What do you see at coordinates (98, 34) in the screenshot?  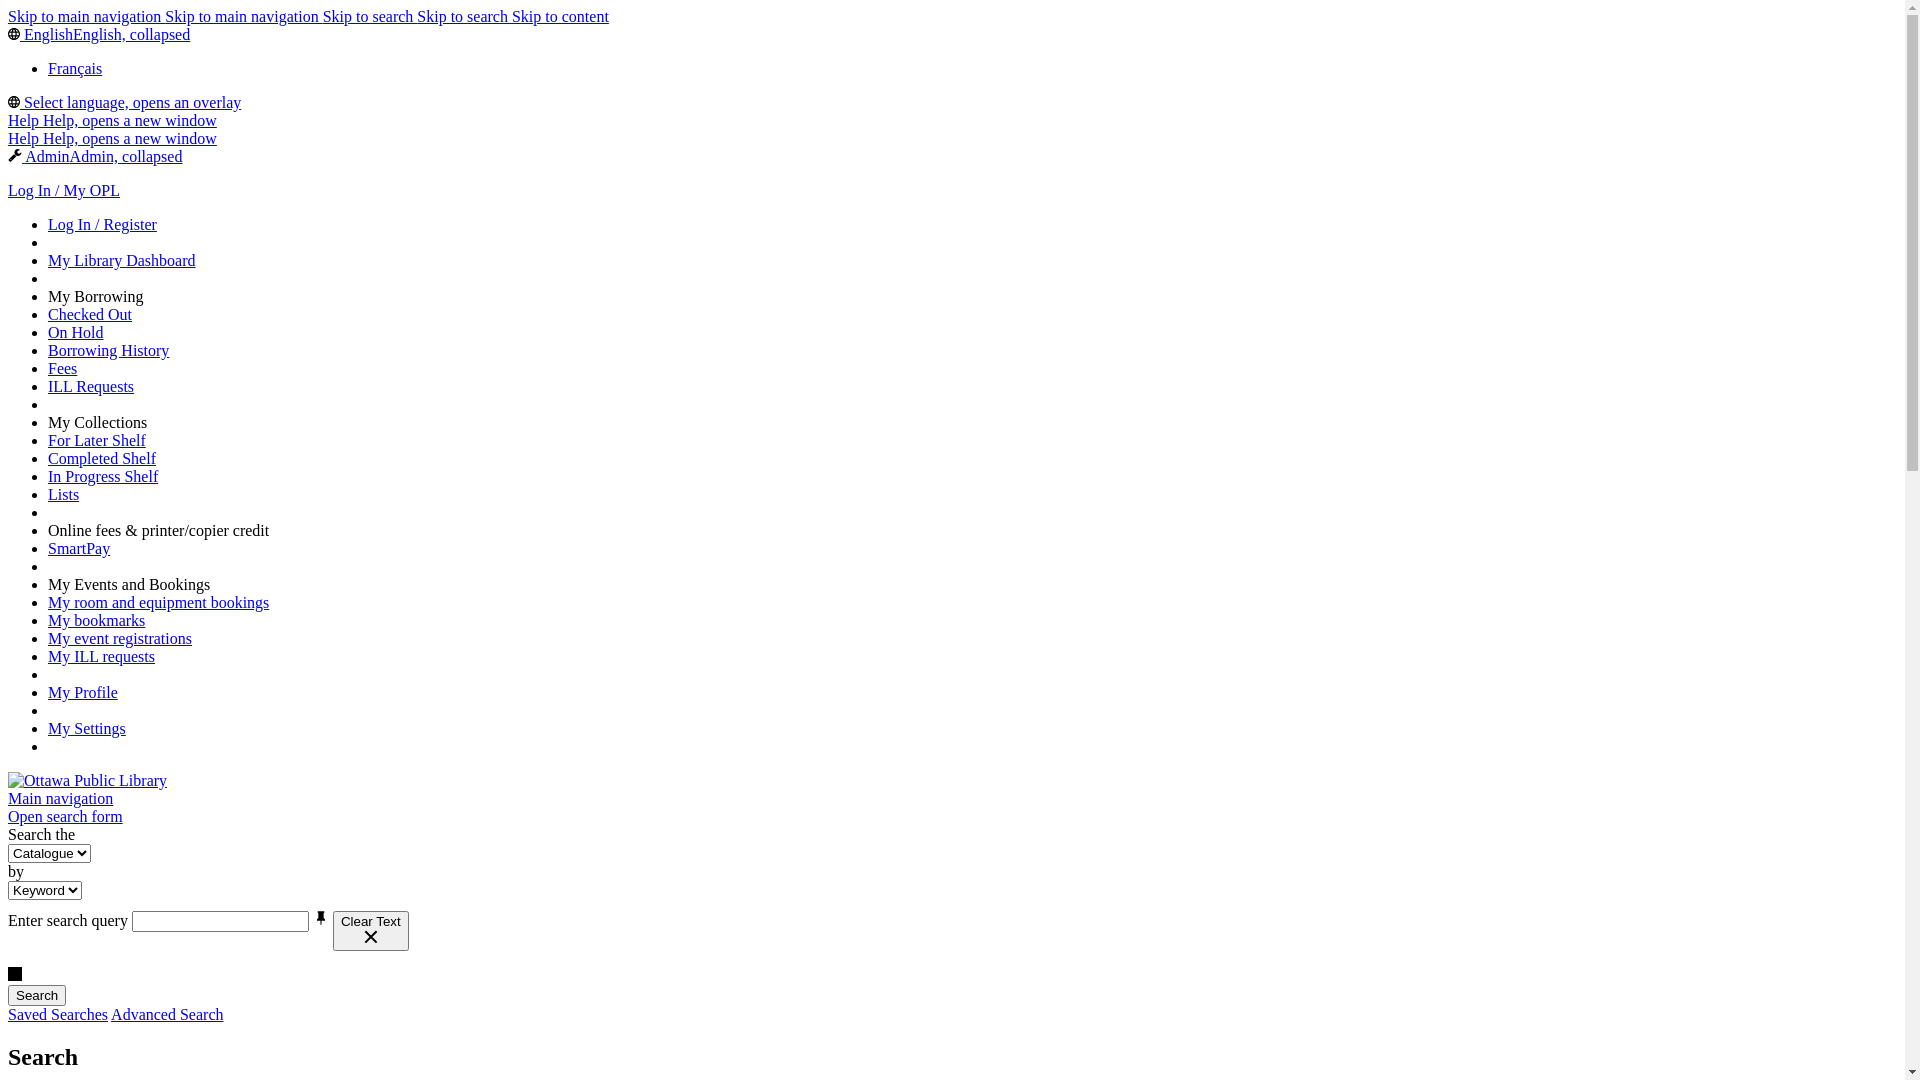 I see `'EnglishEnglish, collapsed'` at bounding box center [98, 34].